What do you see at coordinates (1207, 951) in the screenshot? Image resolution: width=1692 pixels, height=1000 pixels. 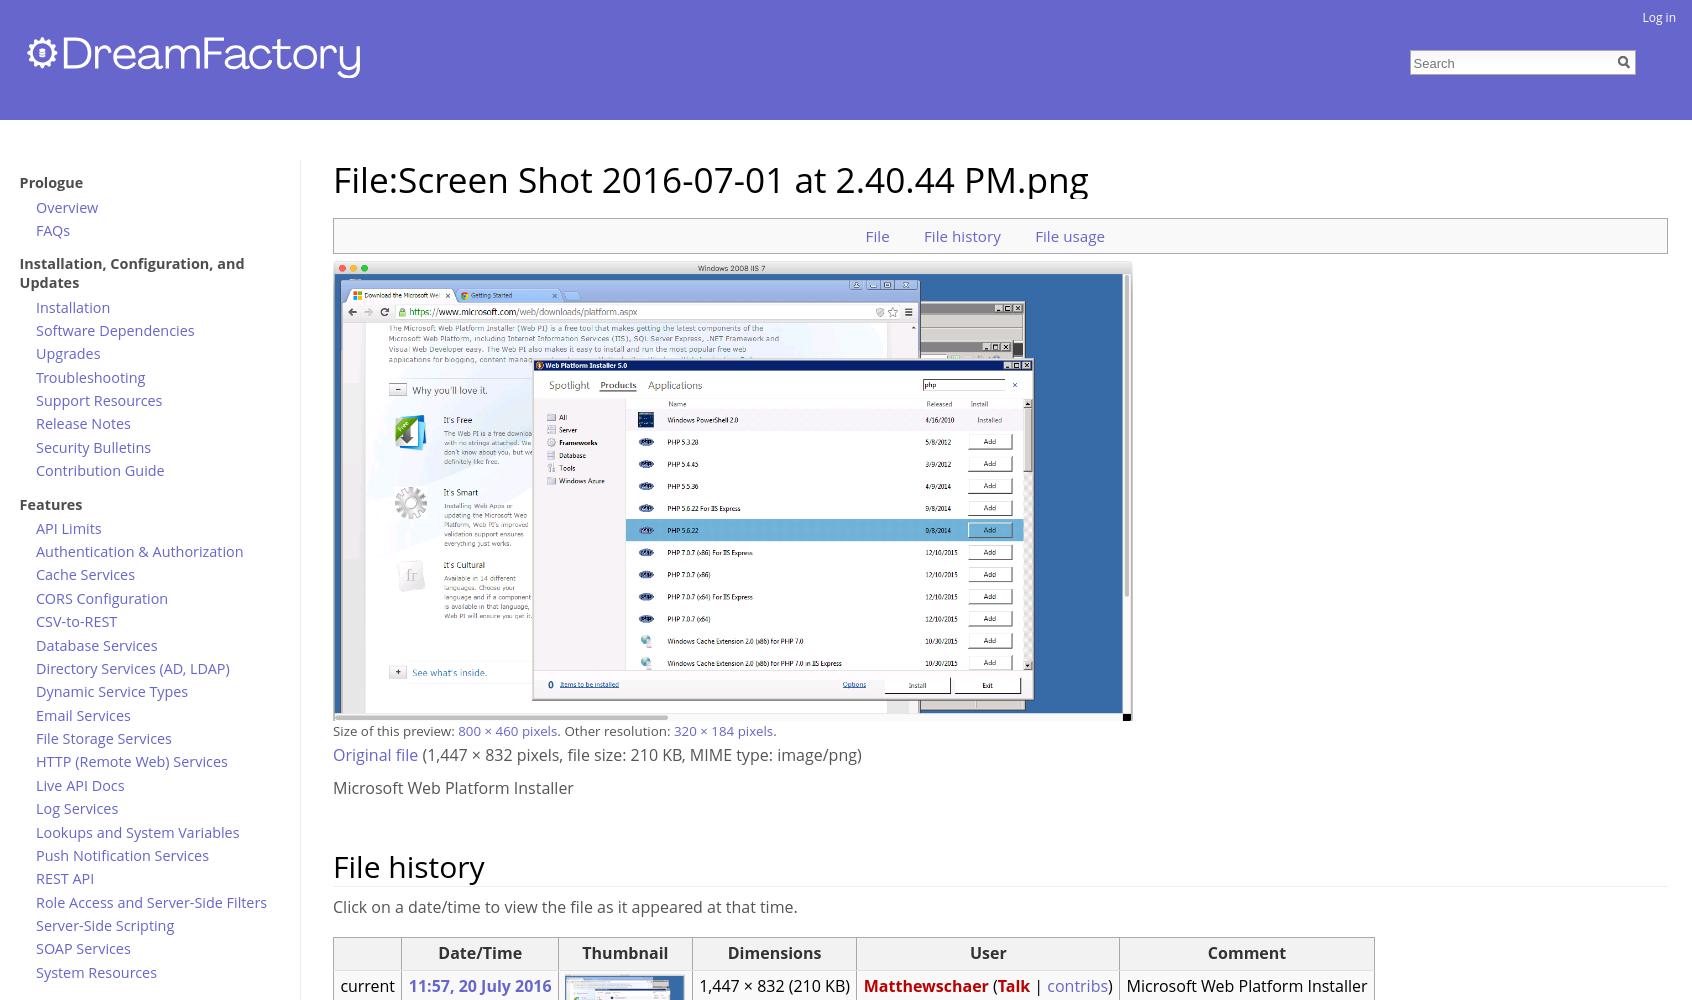 I see `'Comment'` at bounding box center [1207, 951].